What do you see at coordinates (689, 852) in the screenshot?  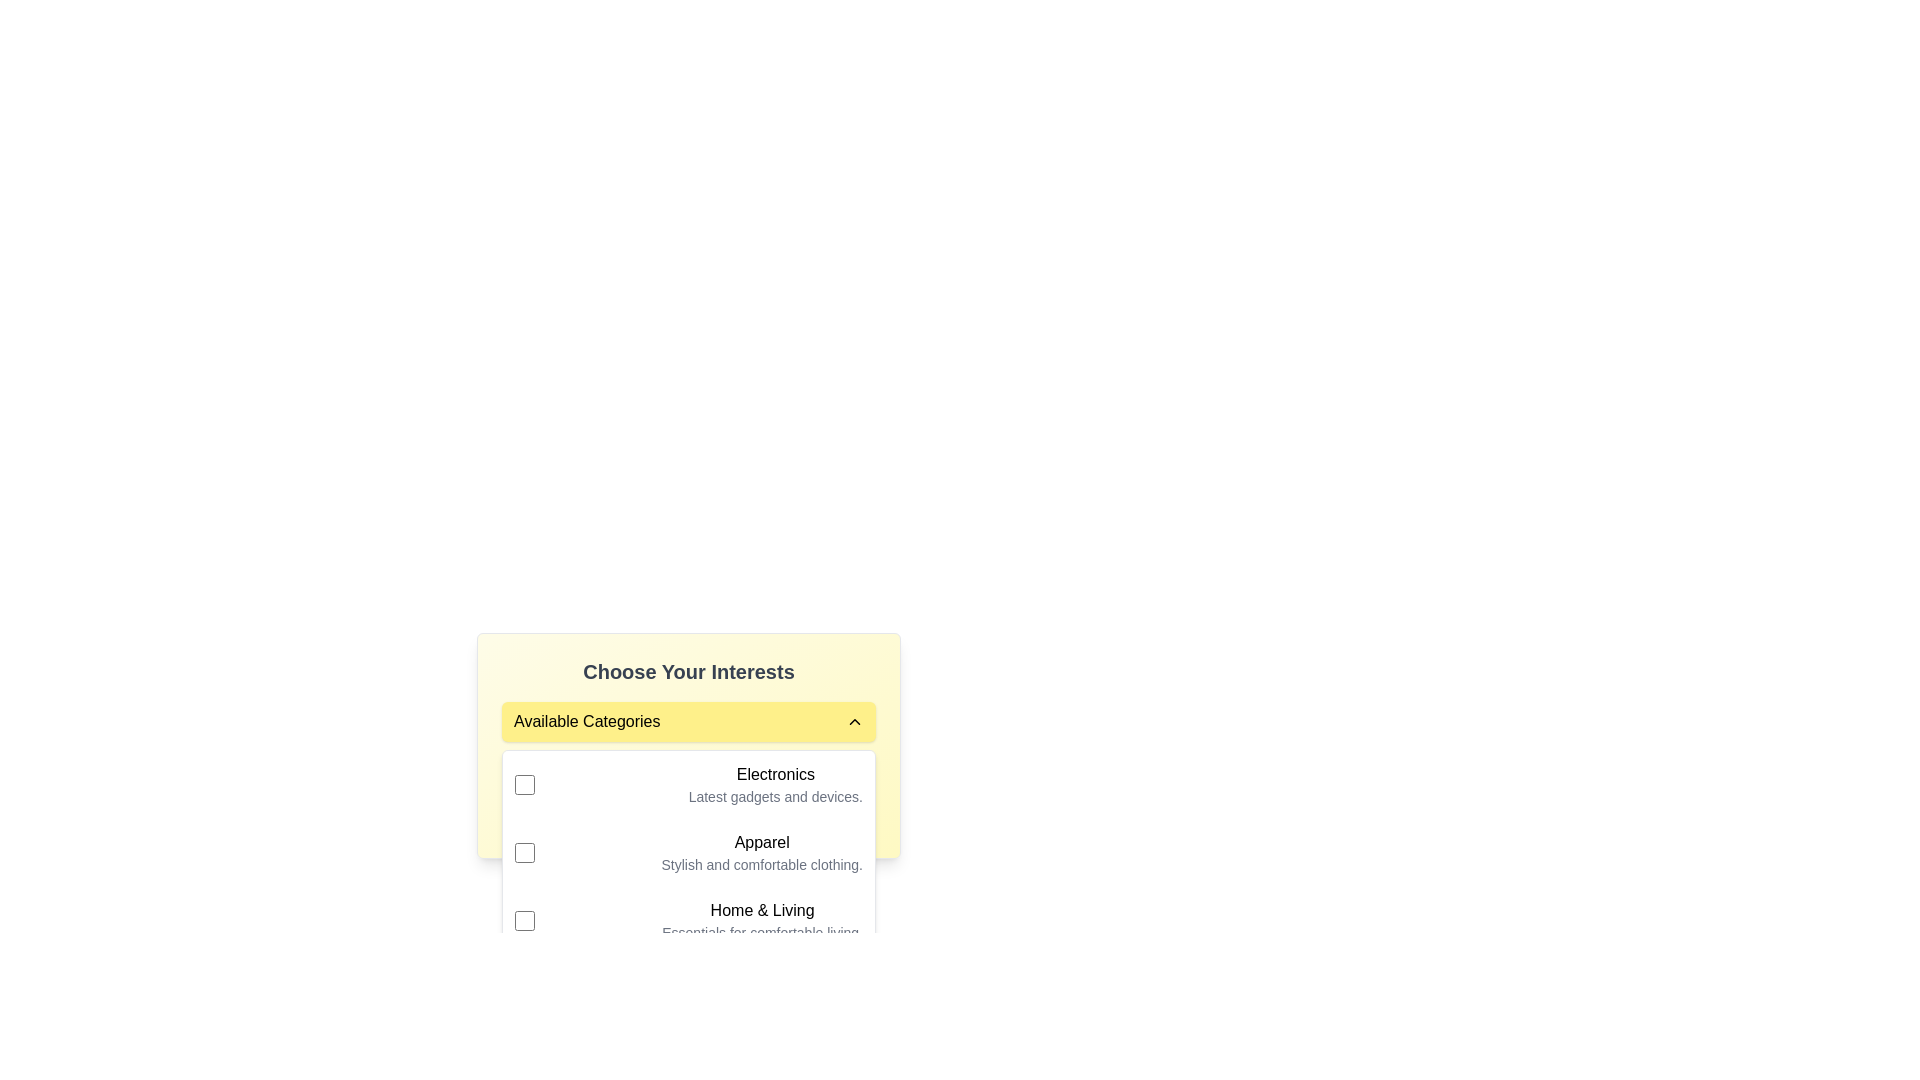 I see `the 'Apparel' category selection item in the dropdown menu` at bounding box center [689, 852].